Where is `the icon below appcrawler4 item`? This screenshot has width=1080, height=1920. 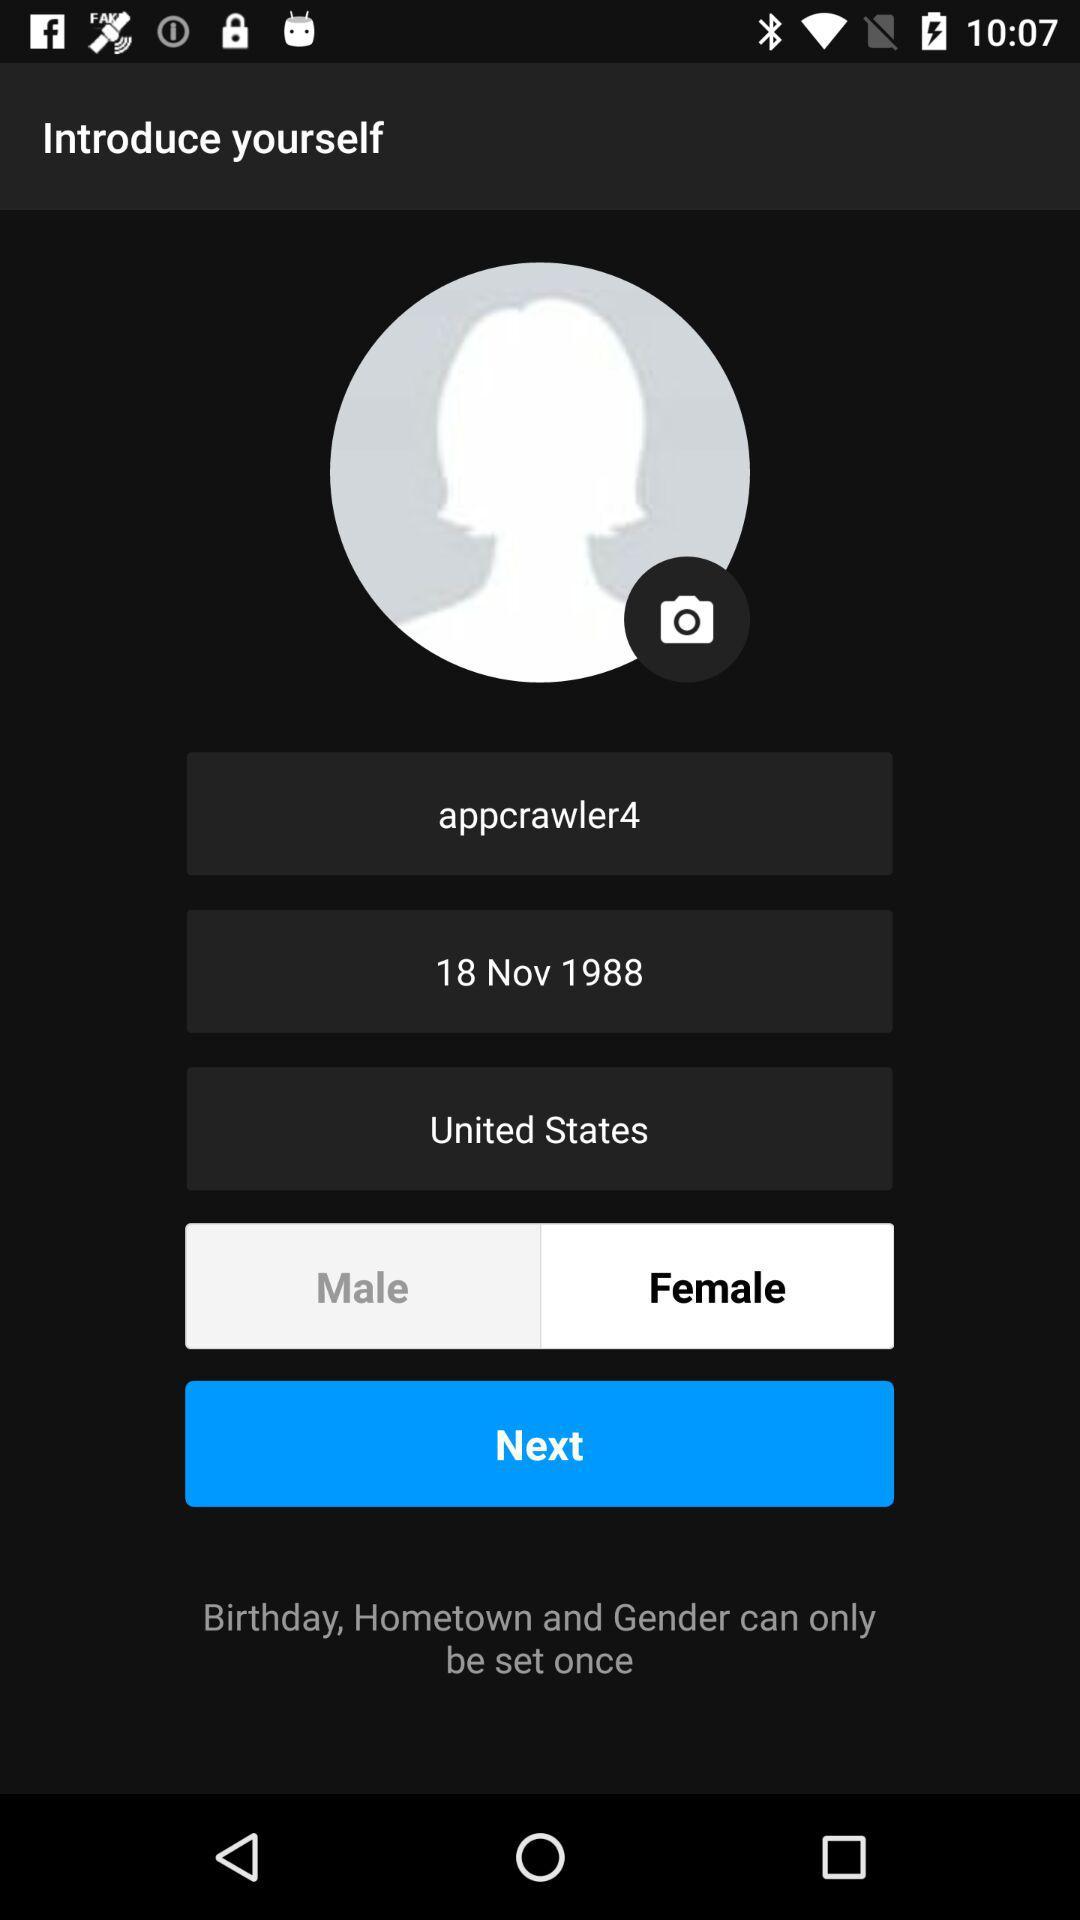
the icon below appcrawler4 item is located at coordinates (538, 971).